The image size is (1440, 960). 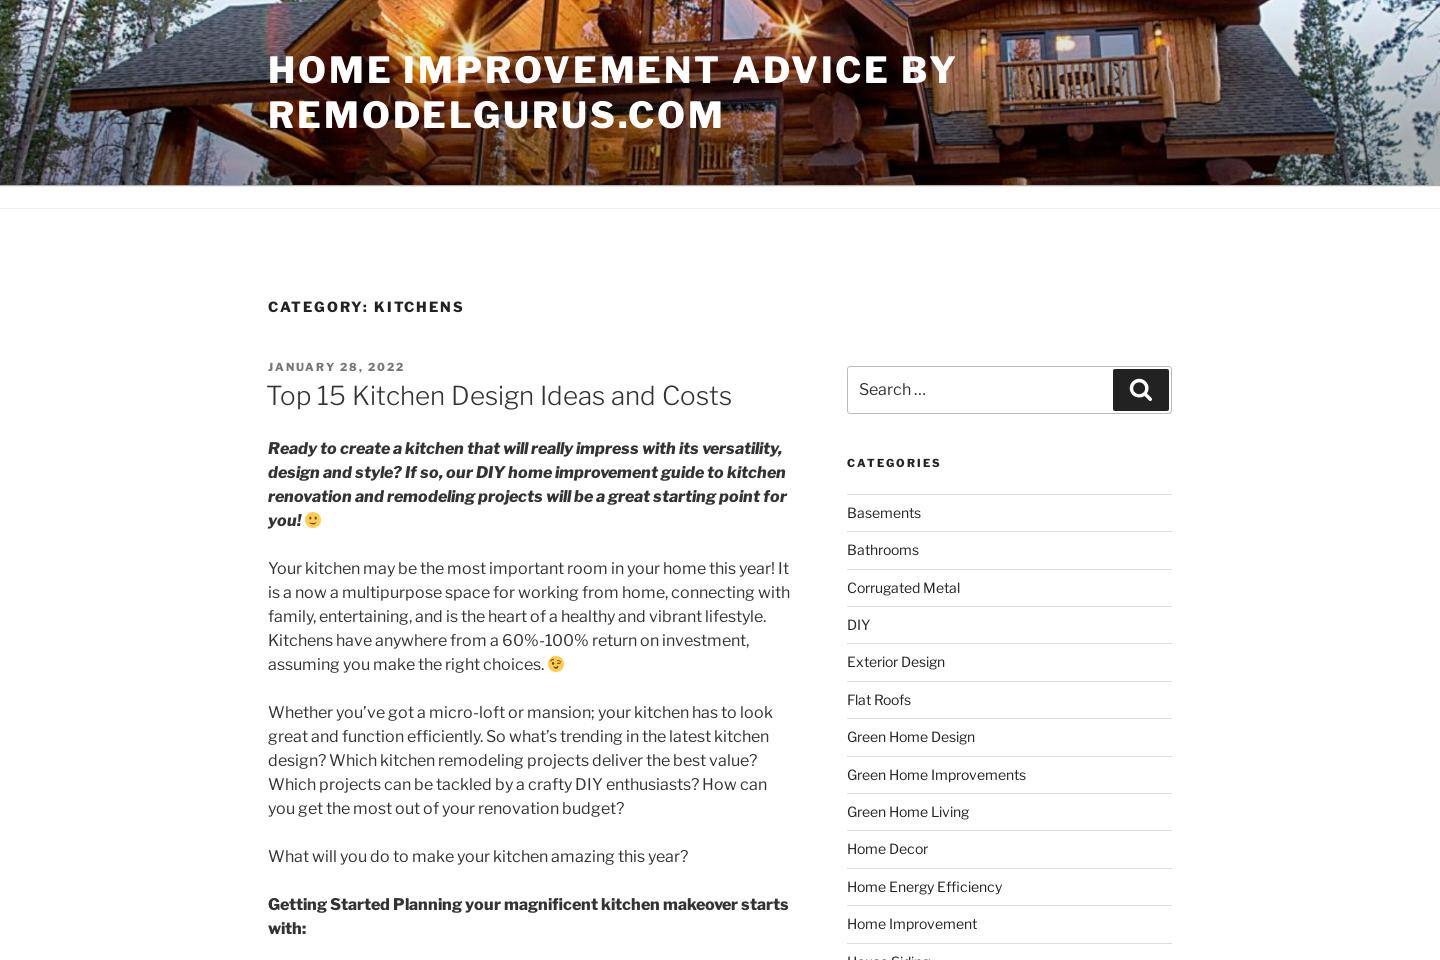 I want to click on 'Basements', so click(x=882, y=510).